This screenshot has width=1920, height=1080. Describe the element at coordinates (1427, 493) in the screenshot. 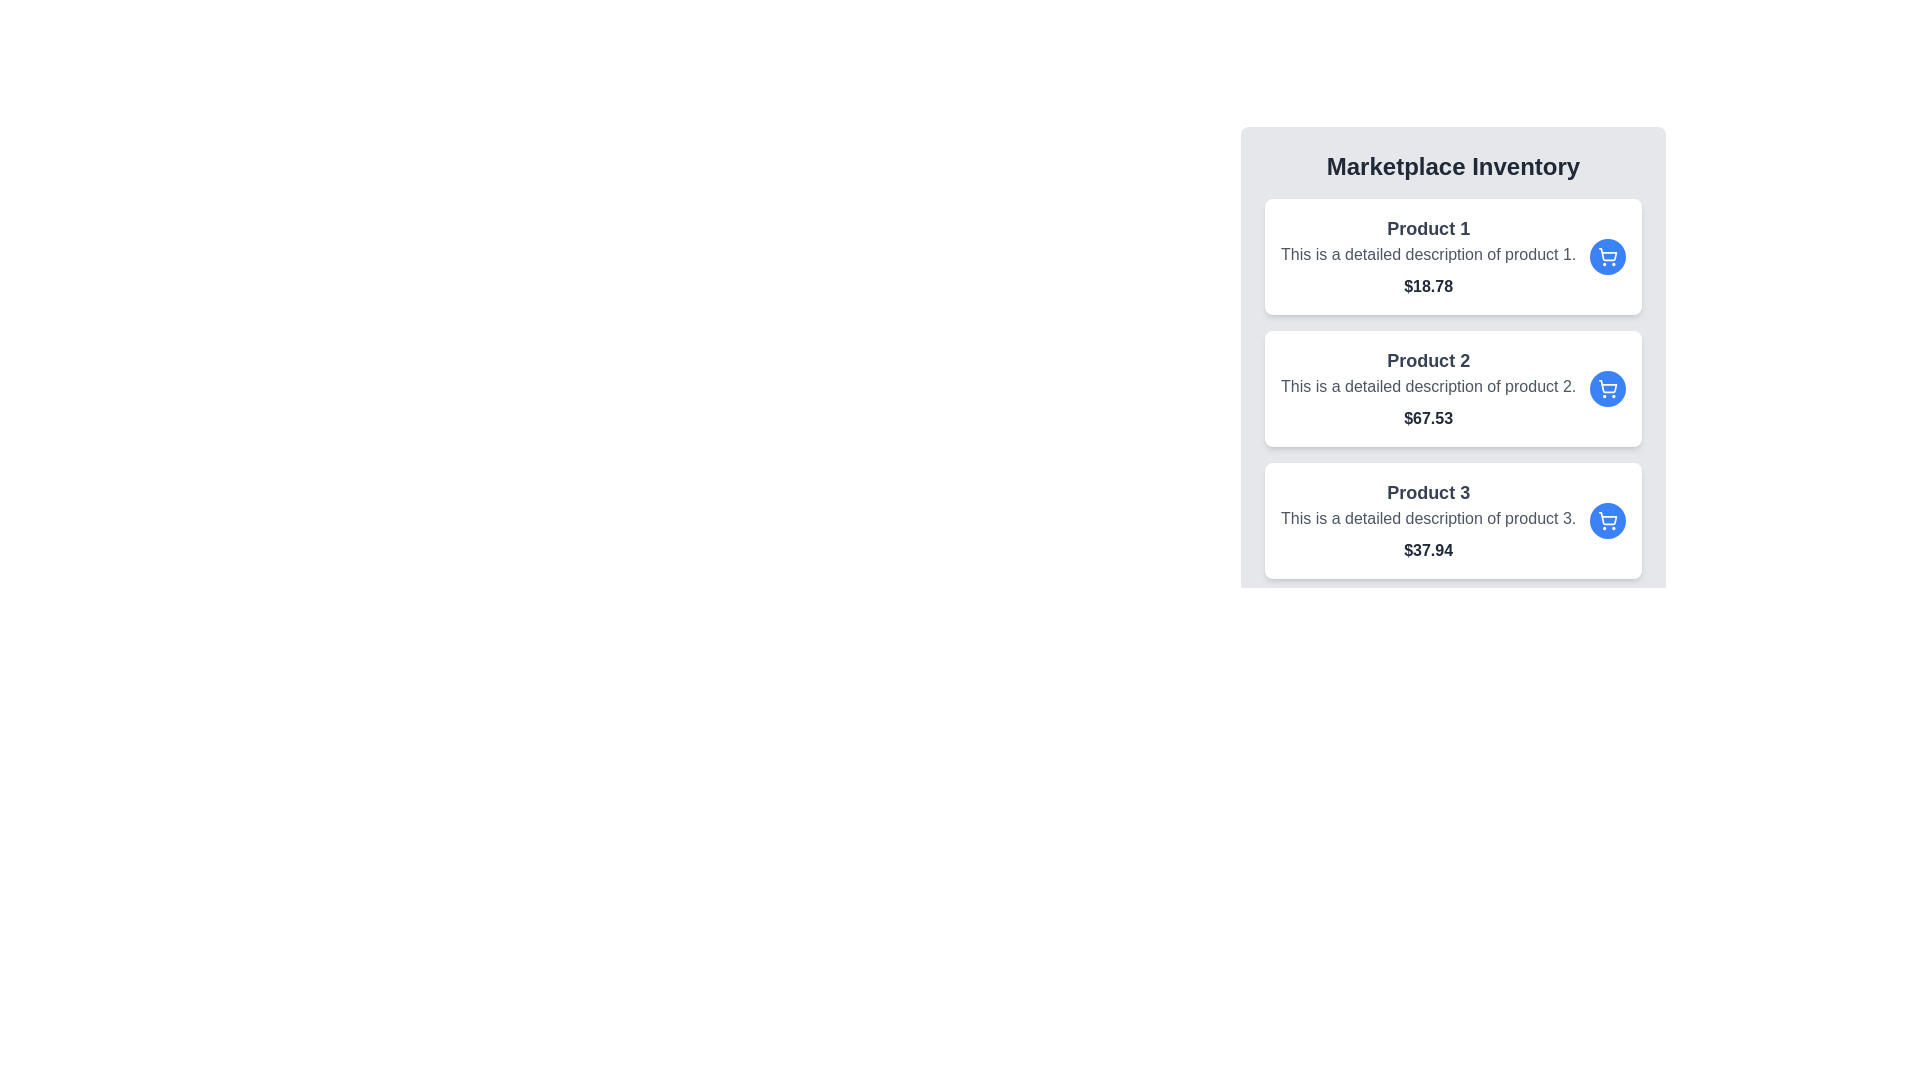

I see `text label 'Product 3' which is displayed in large, bold, gray-colored font, centered within a white box in the third row of product items` at that location.